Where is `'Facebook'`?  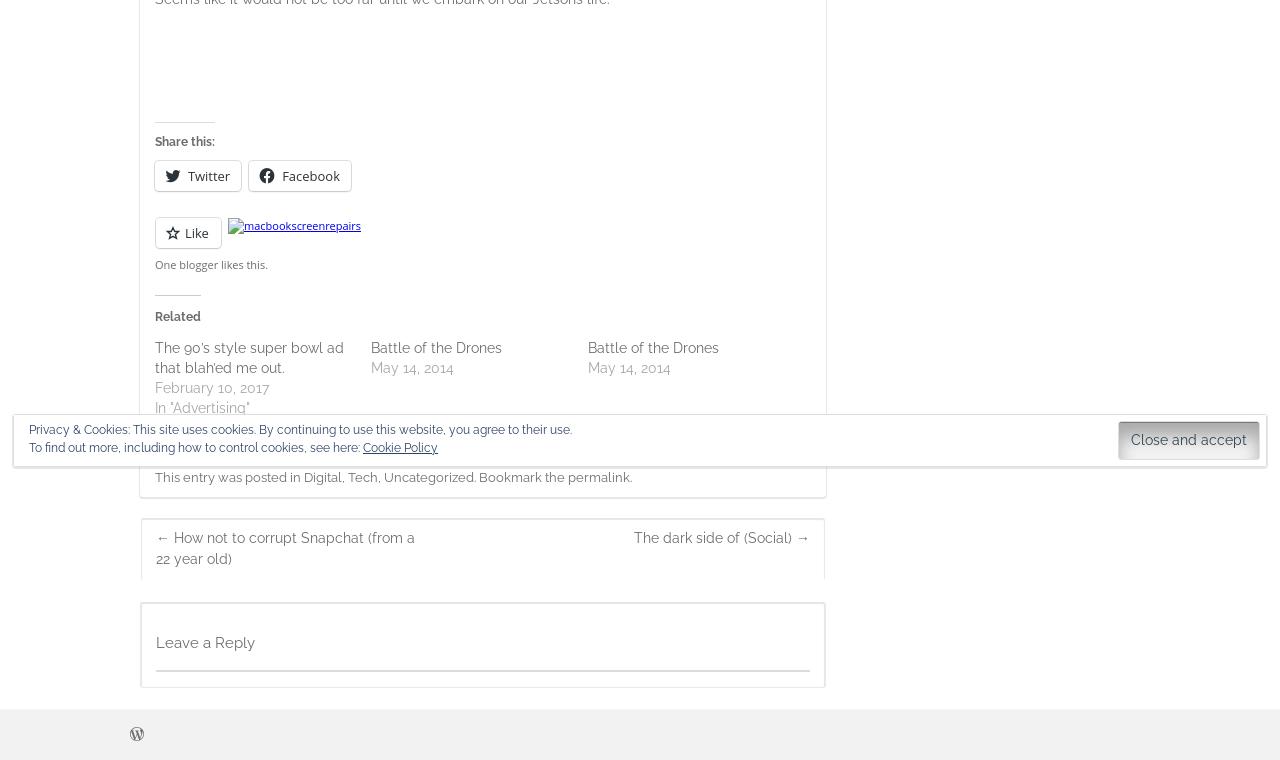
'Facebook' is located at coordinates (280, 175).